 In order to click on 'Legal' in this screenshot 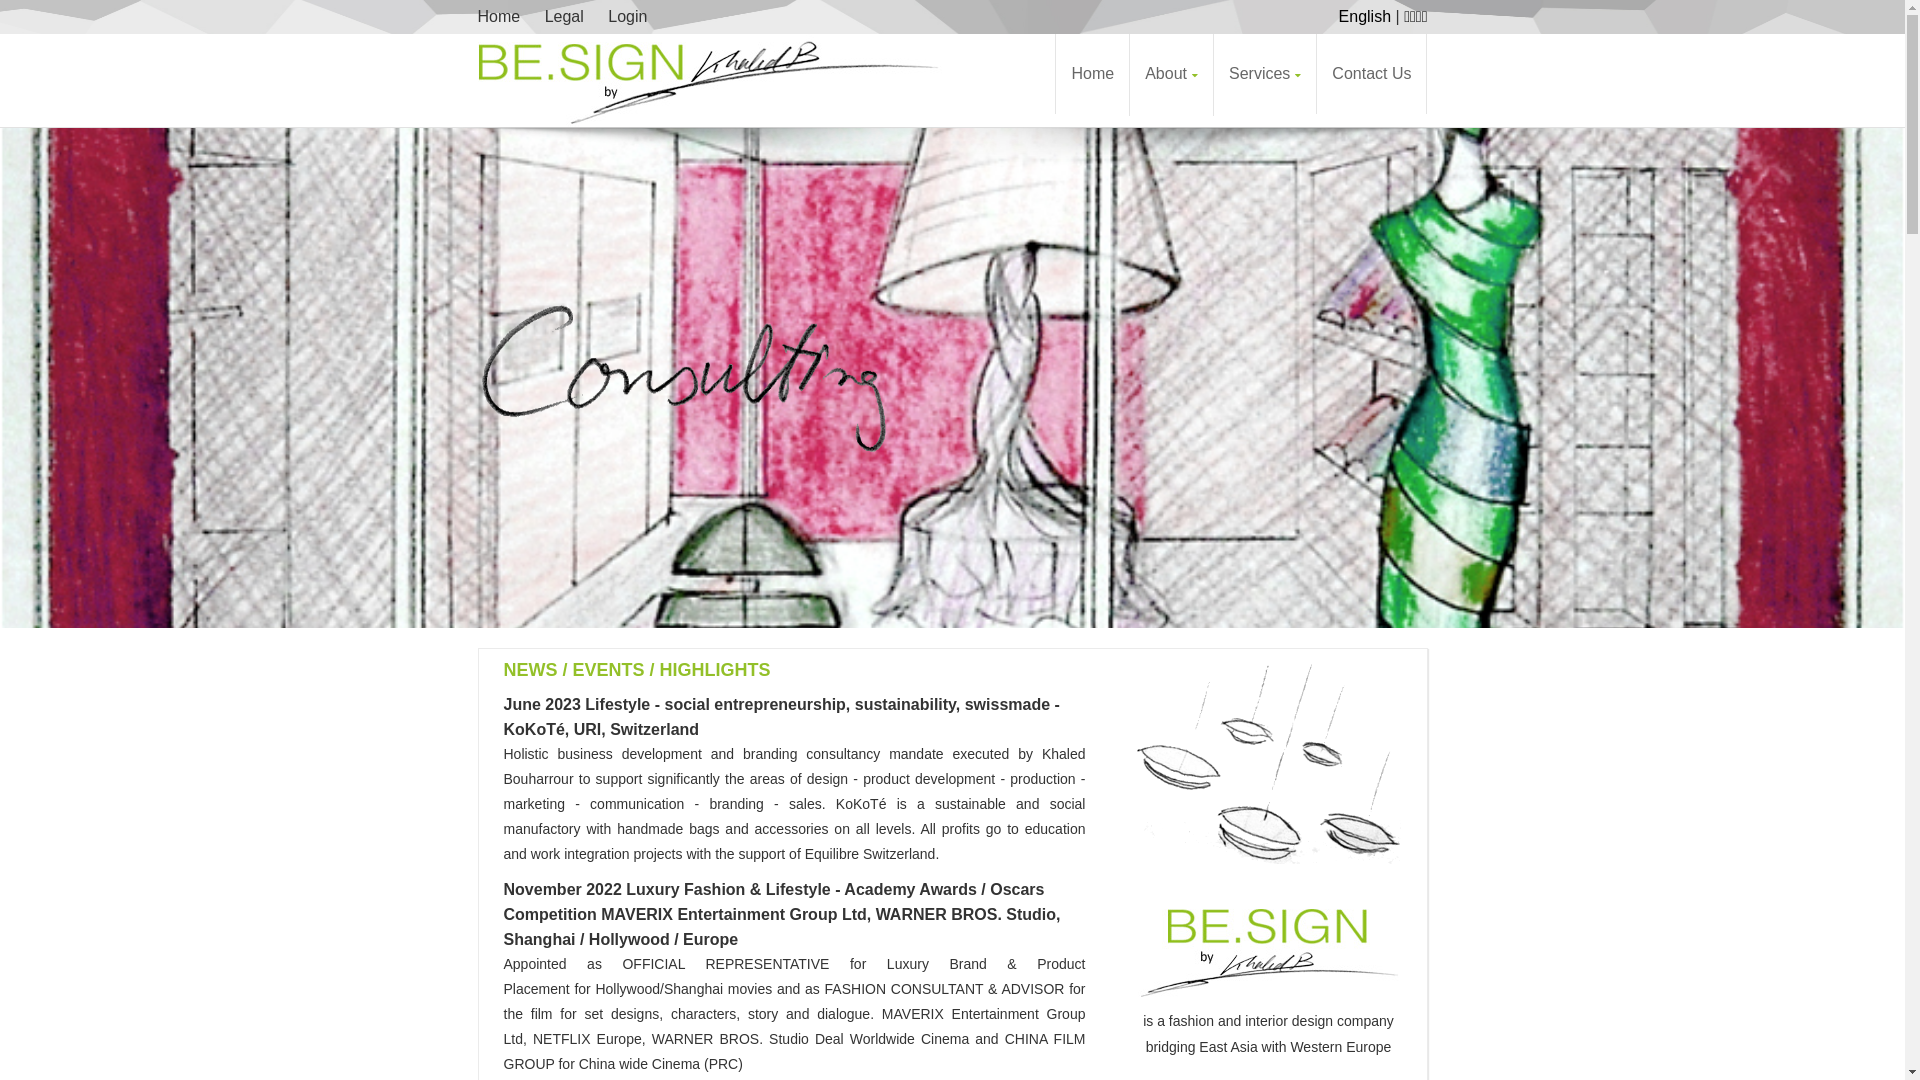, I will do `click(563, 16)`.